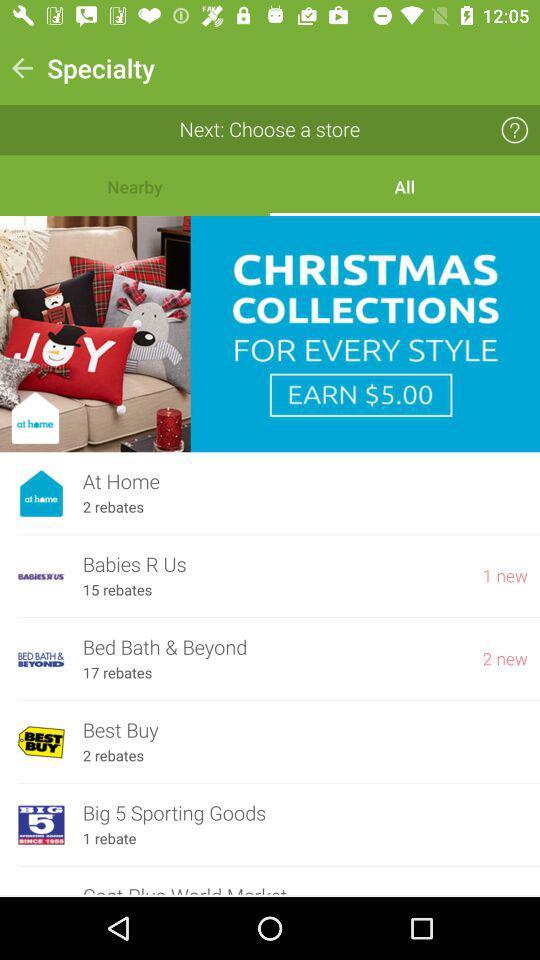  Describe the element at coordinates (272, 565) in the screenshot. I see `item to the left of 1 new icon` at that location.